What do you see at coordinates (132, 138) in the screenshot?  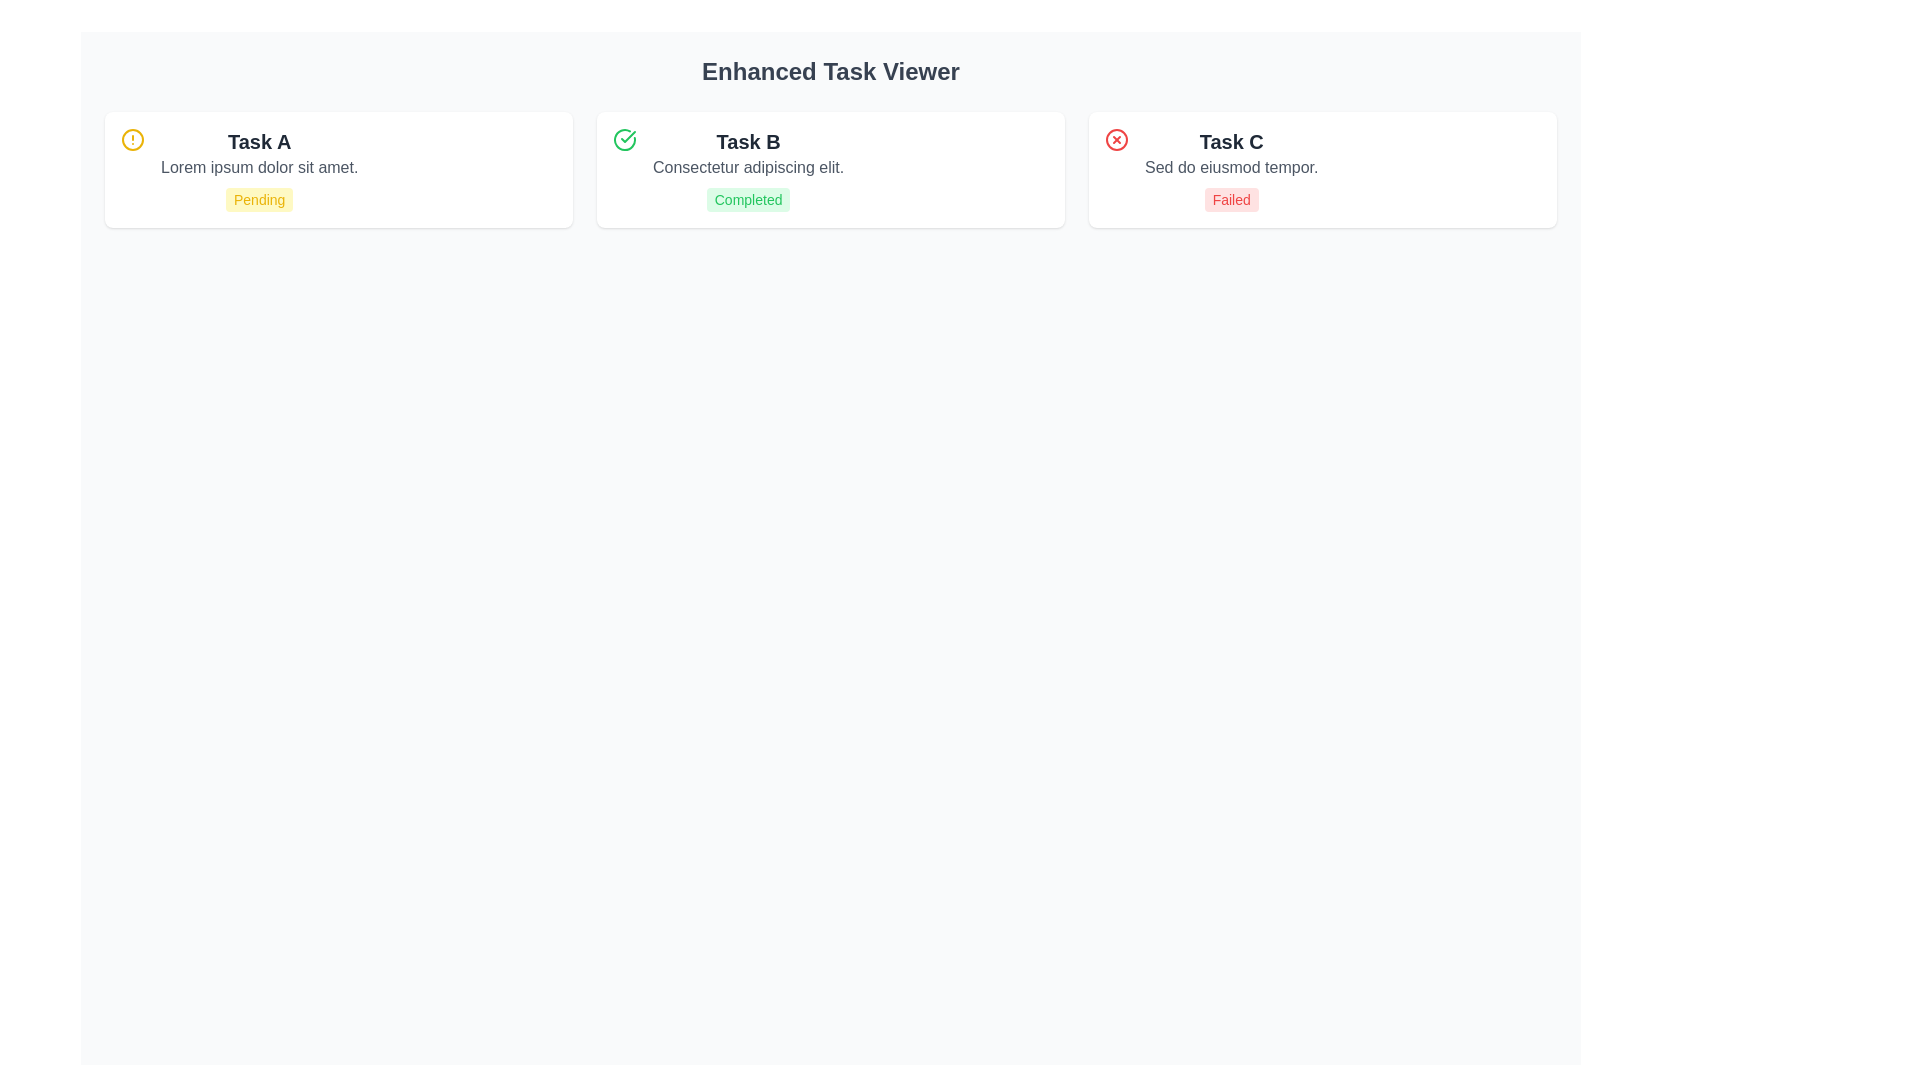 I see `the circular yellow icon with a warning symbol located in the upper left corner of the card labeled 'Task A'` at bounding box center [132, 138].